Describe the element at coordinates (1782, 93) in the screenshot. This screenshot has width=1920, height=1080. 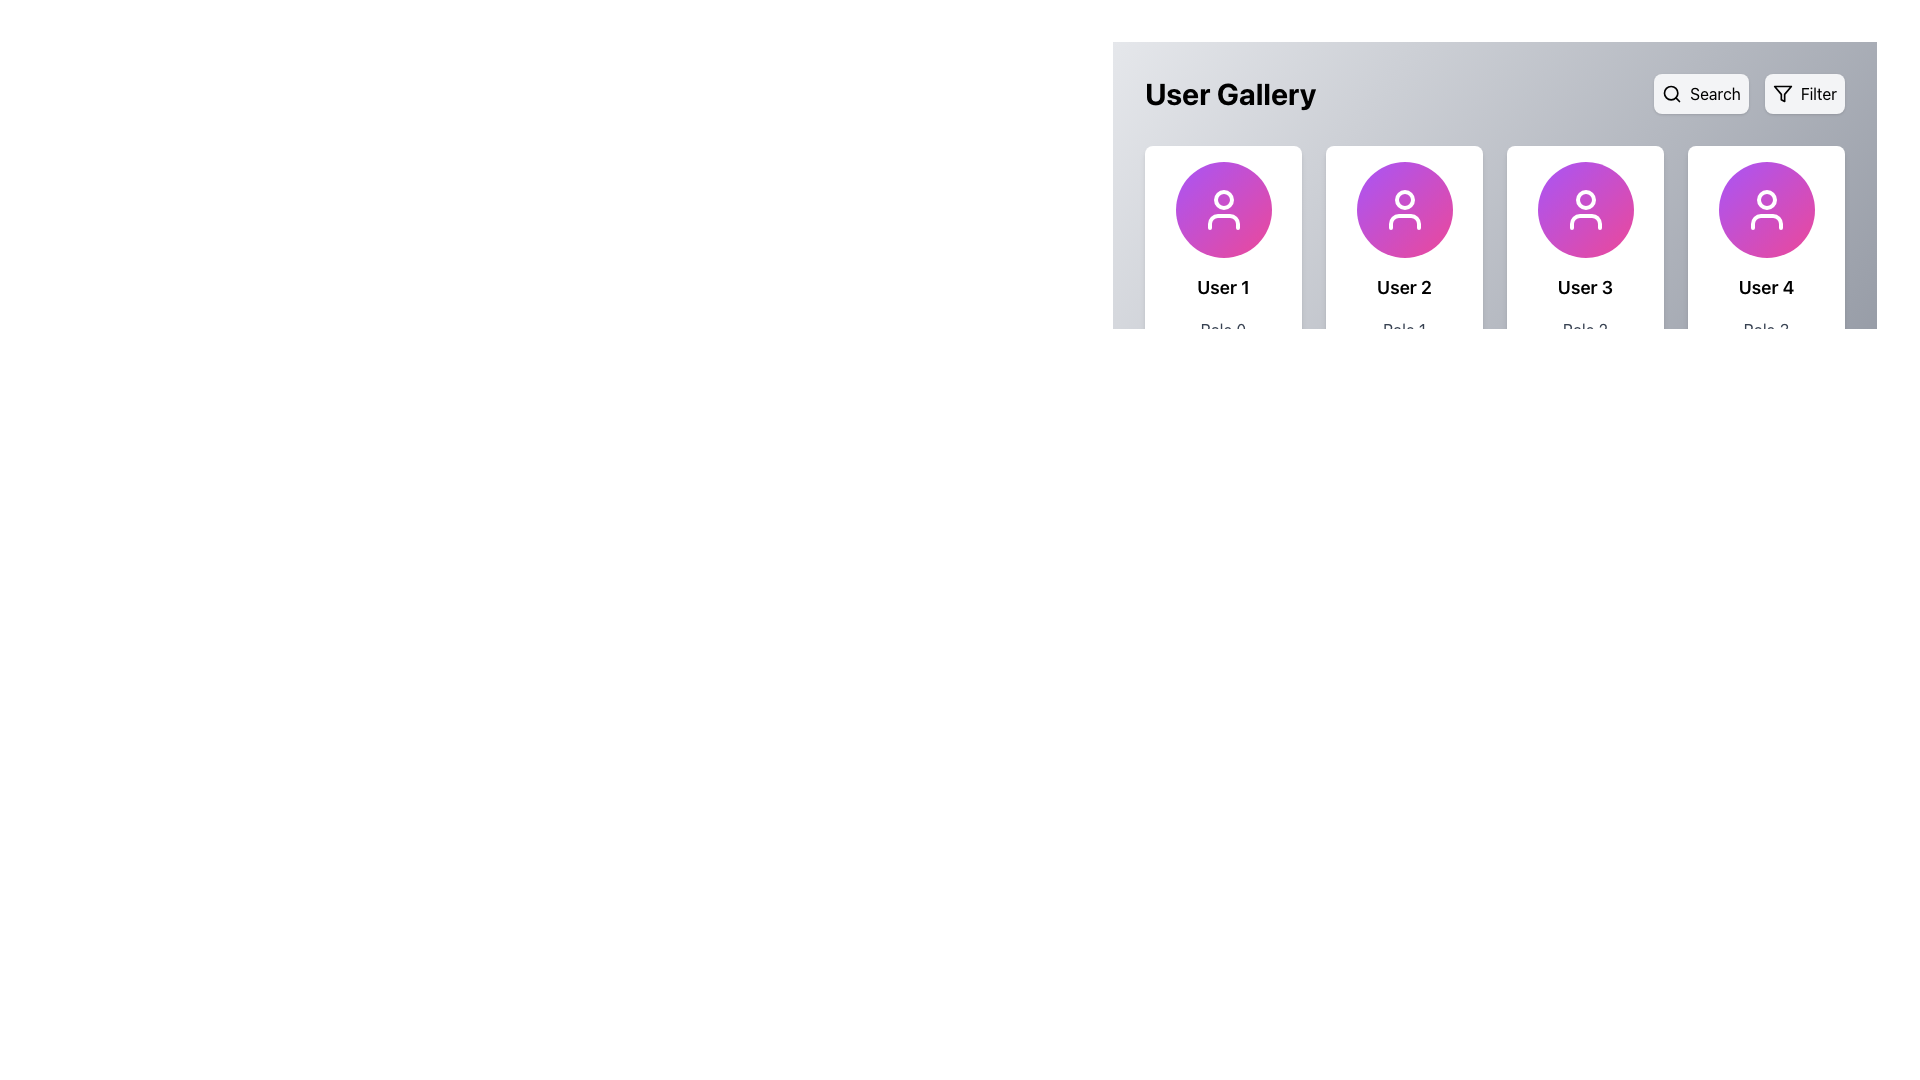
I see `the filter icon located in the upper-right corner of the interface, adjacent to the 'Search' button` at that location.